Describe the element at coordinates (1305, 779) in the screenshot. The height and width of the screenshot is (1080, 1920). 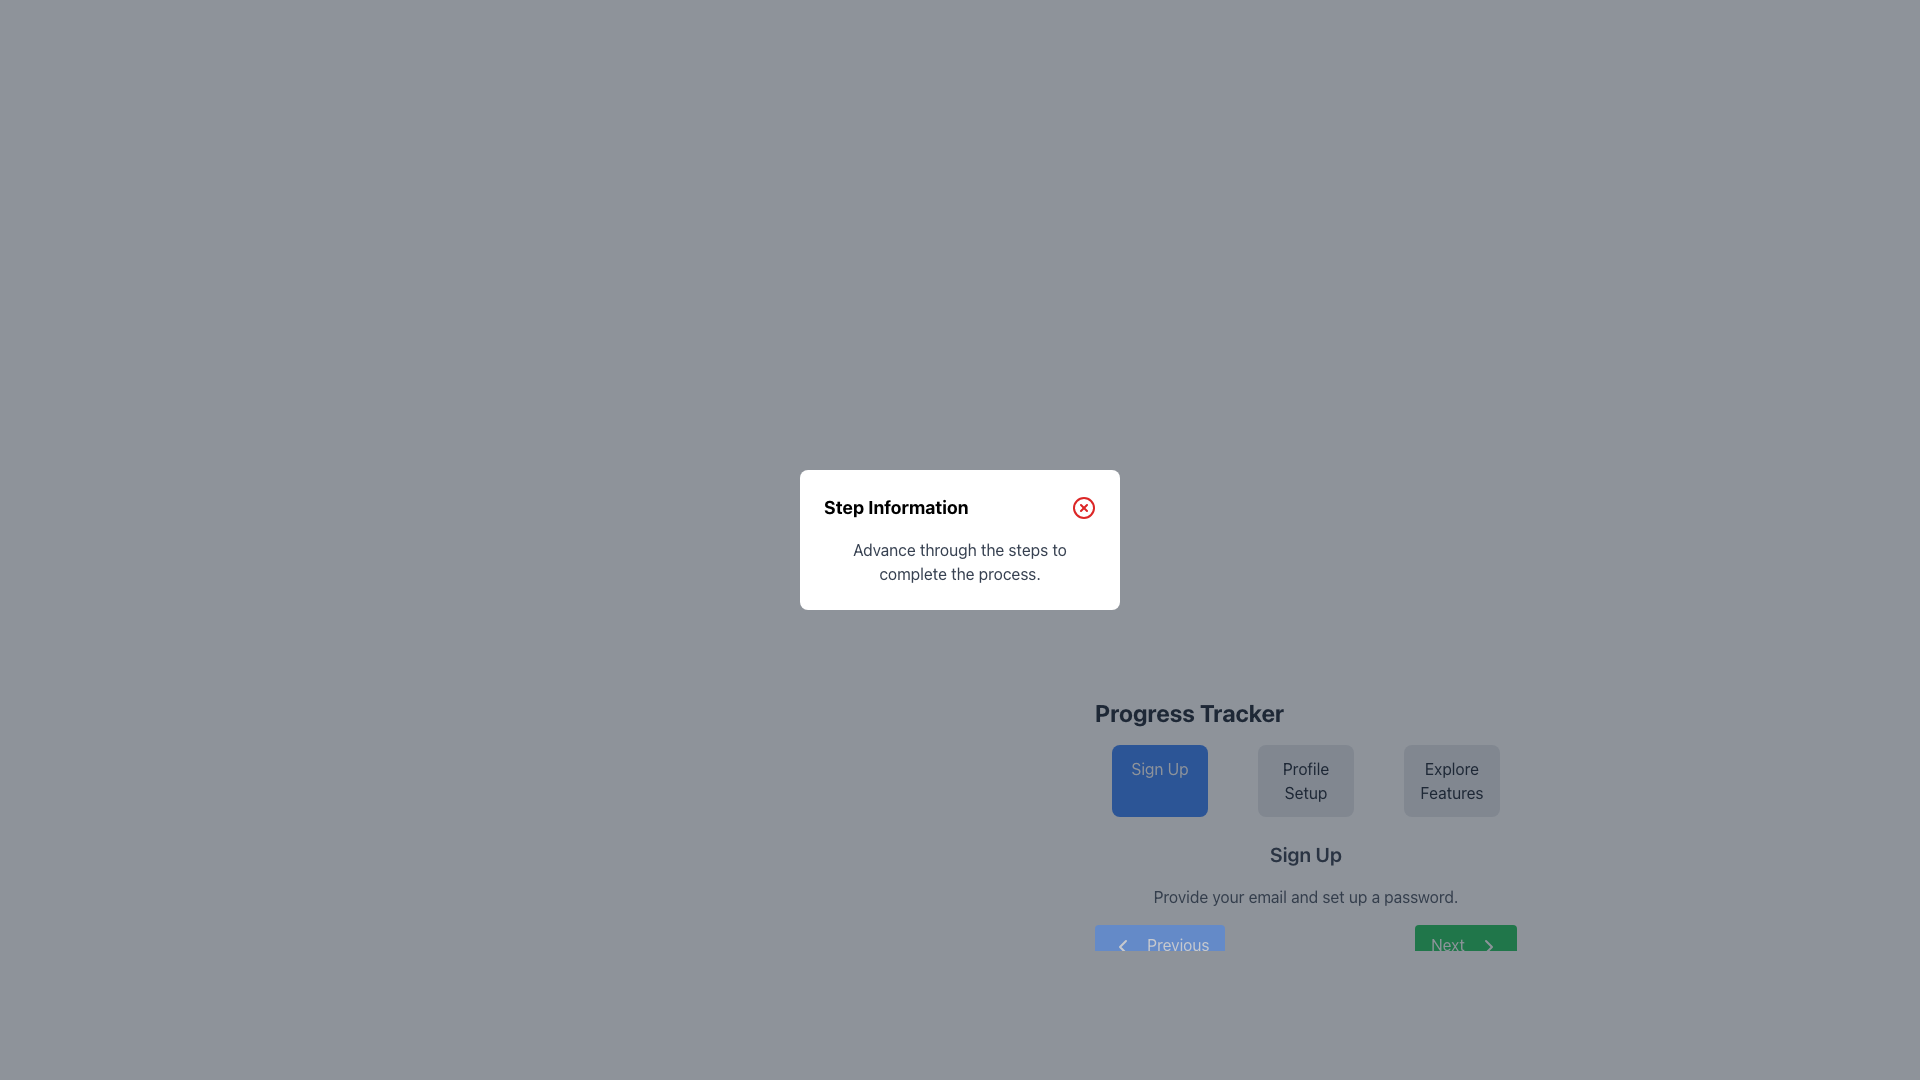
I see `the 'Profile Setup' button, which is the second button in a horizontal sequence of three, located to the right of 'Sign Up' and to the left of 'Explore Features', slightly below the 'Progress Tracker' text` at that location.